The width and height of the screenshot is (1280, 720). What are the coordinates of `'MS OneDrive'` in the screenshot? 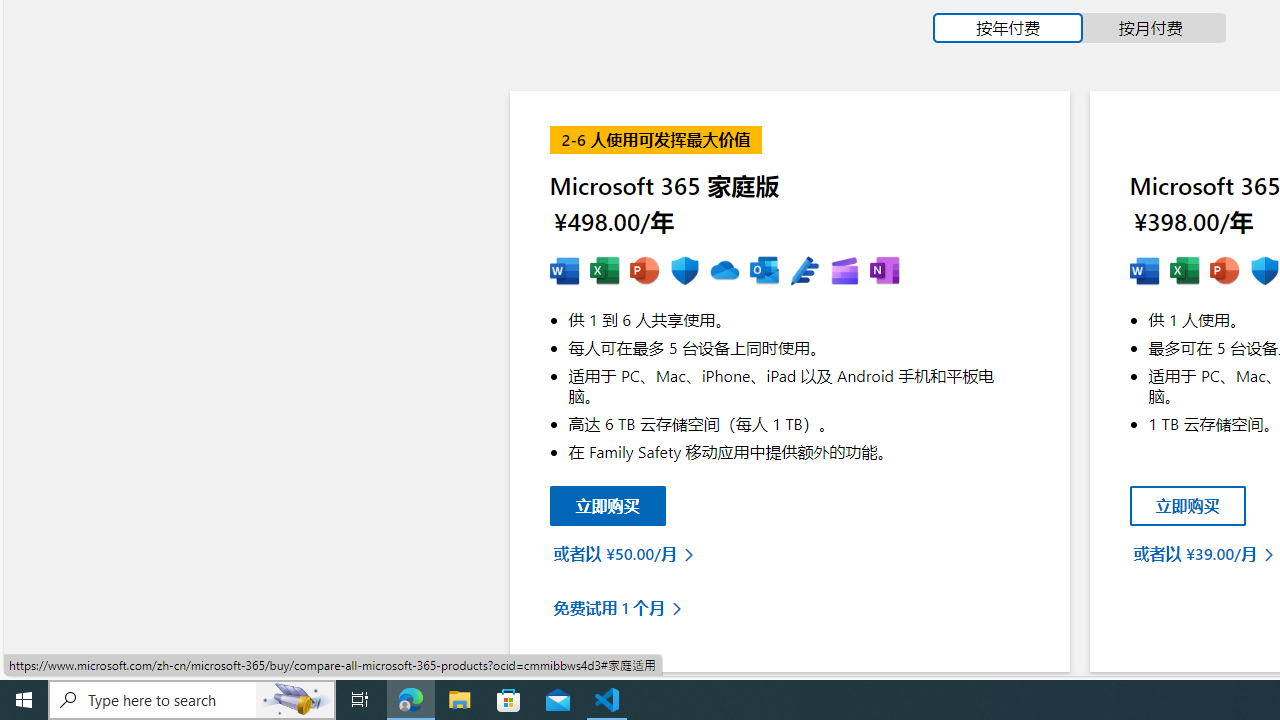 It's located at (723, 271).